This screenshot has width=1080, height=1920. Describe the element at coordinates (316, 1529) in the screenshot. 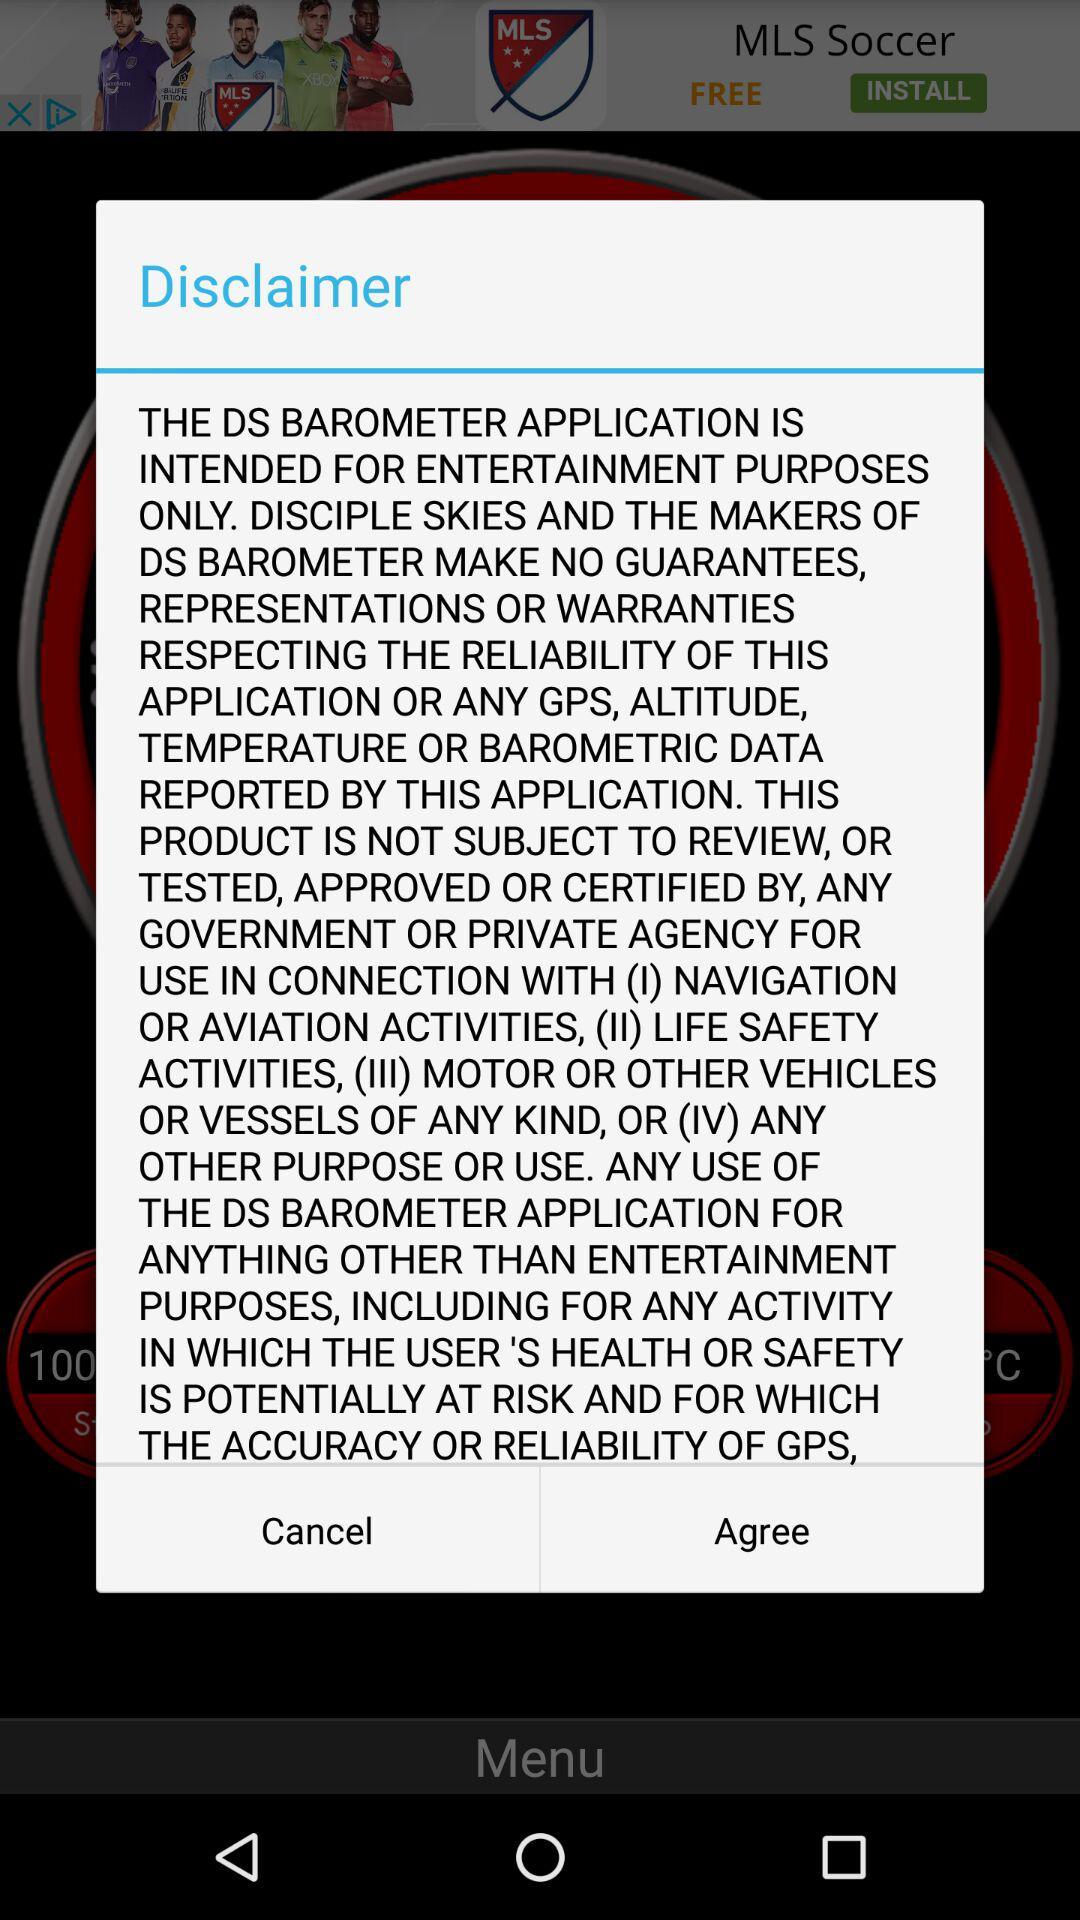

I see `the icon below the ds barometer app` at that location.